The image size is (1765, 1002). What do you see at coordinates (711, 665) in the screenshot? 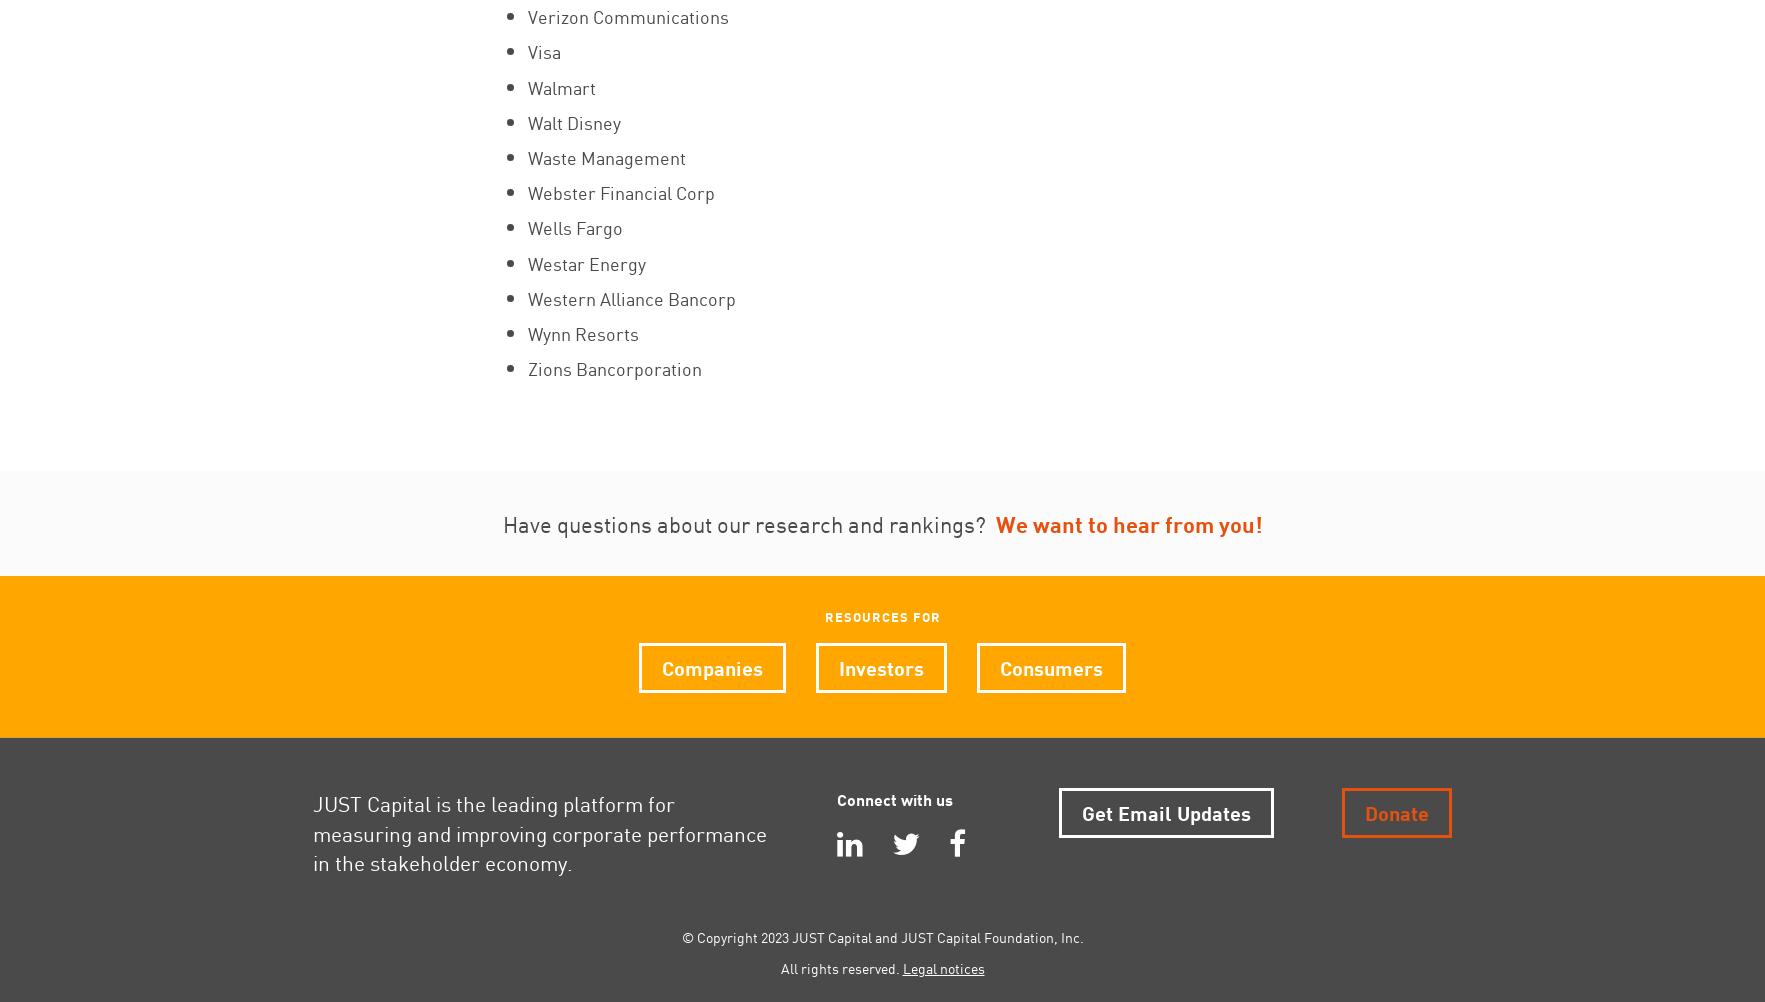
I see `'Companies'` at bounding box center [711, 665].